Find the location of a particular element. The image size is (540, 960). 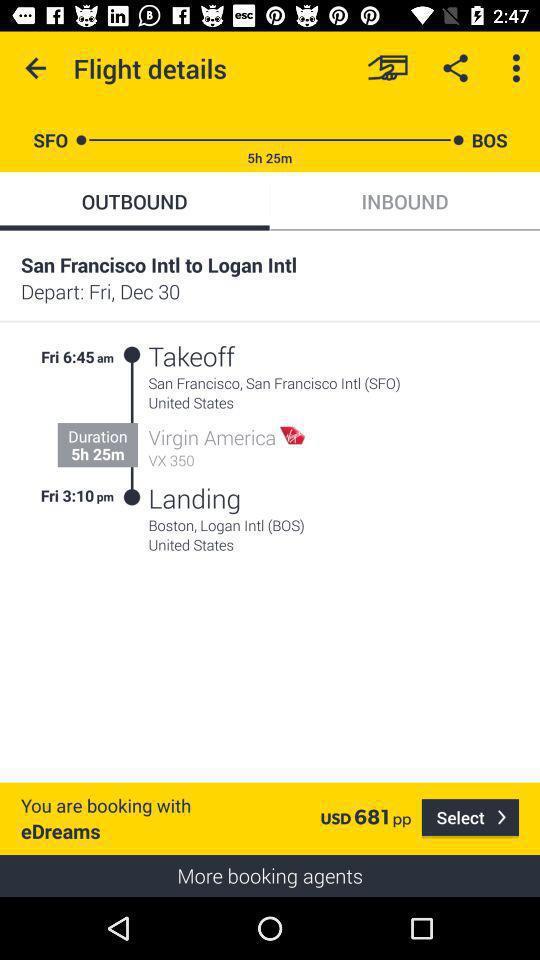

the icon next to takeoff item is located at coordinates (132, 426).